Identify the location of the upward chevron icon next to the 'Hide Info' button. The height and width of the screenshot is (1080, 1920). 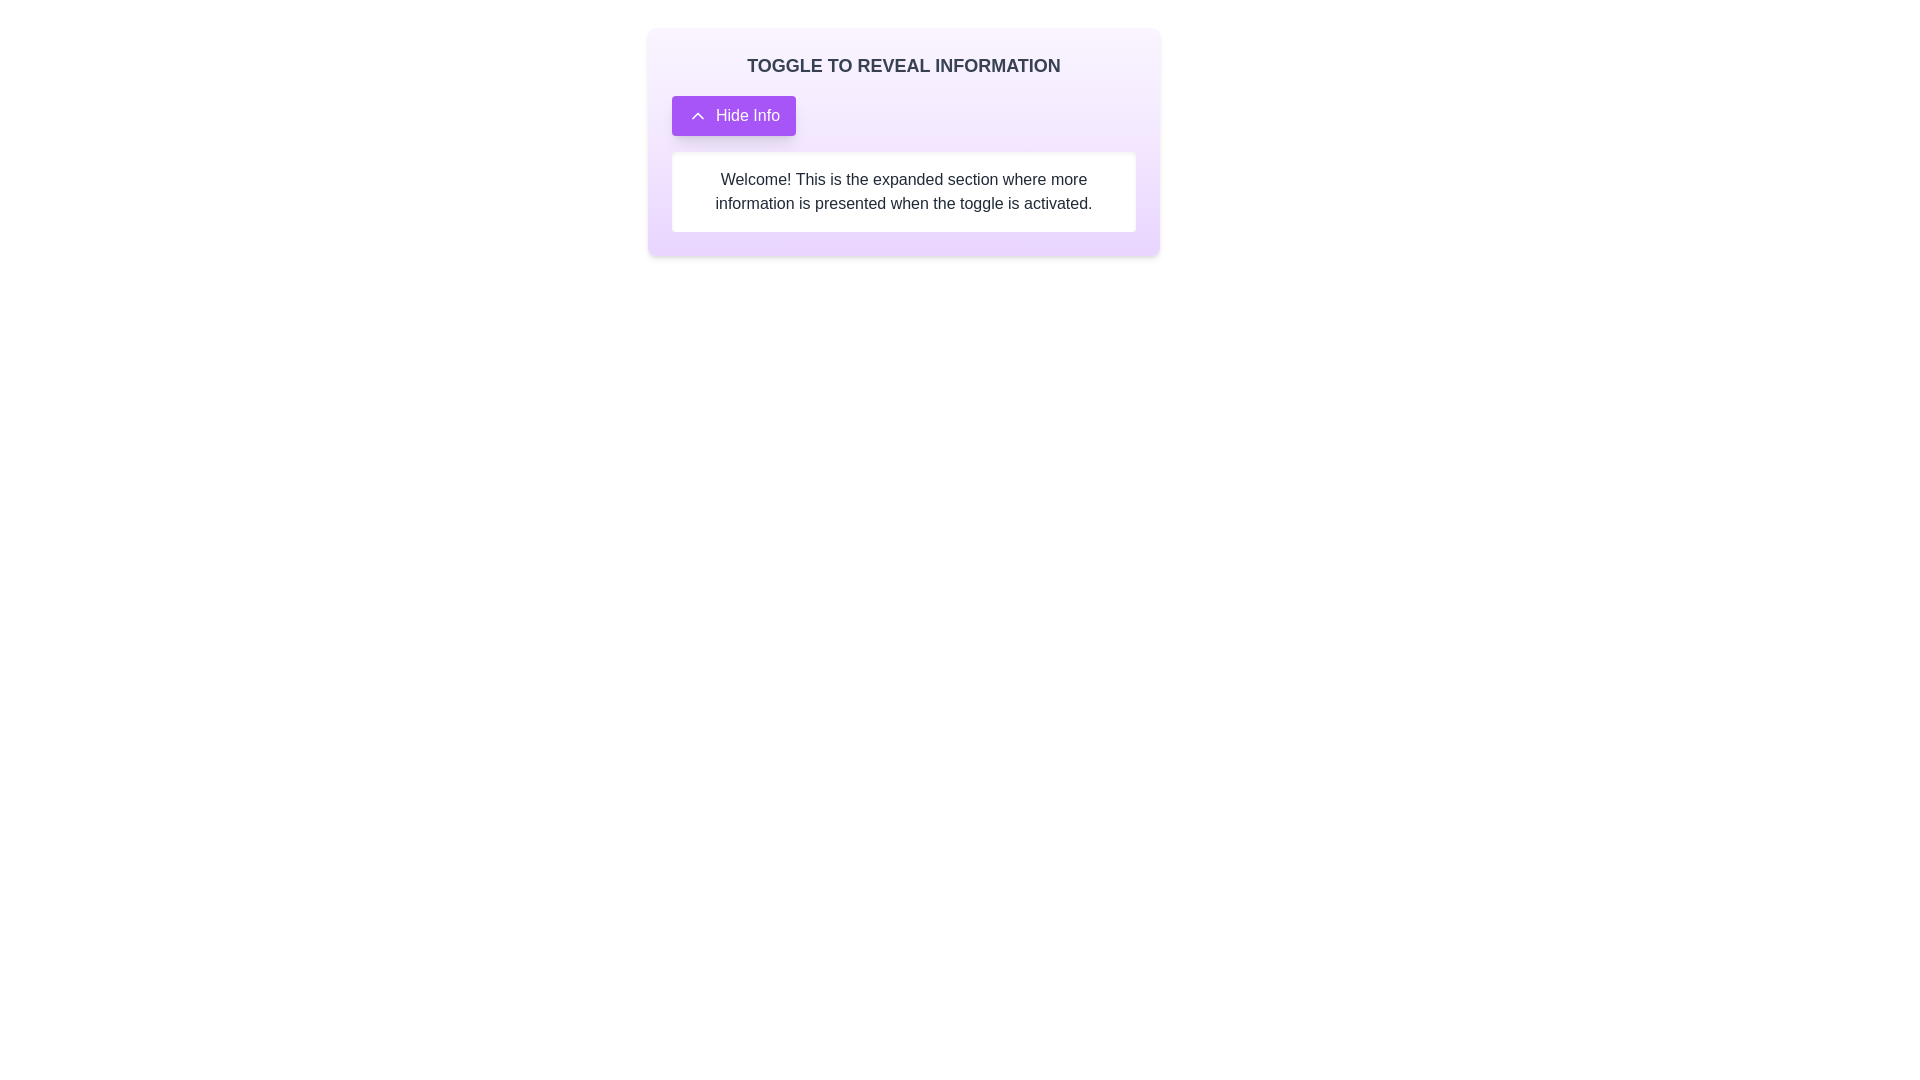
(697, 115).